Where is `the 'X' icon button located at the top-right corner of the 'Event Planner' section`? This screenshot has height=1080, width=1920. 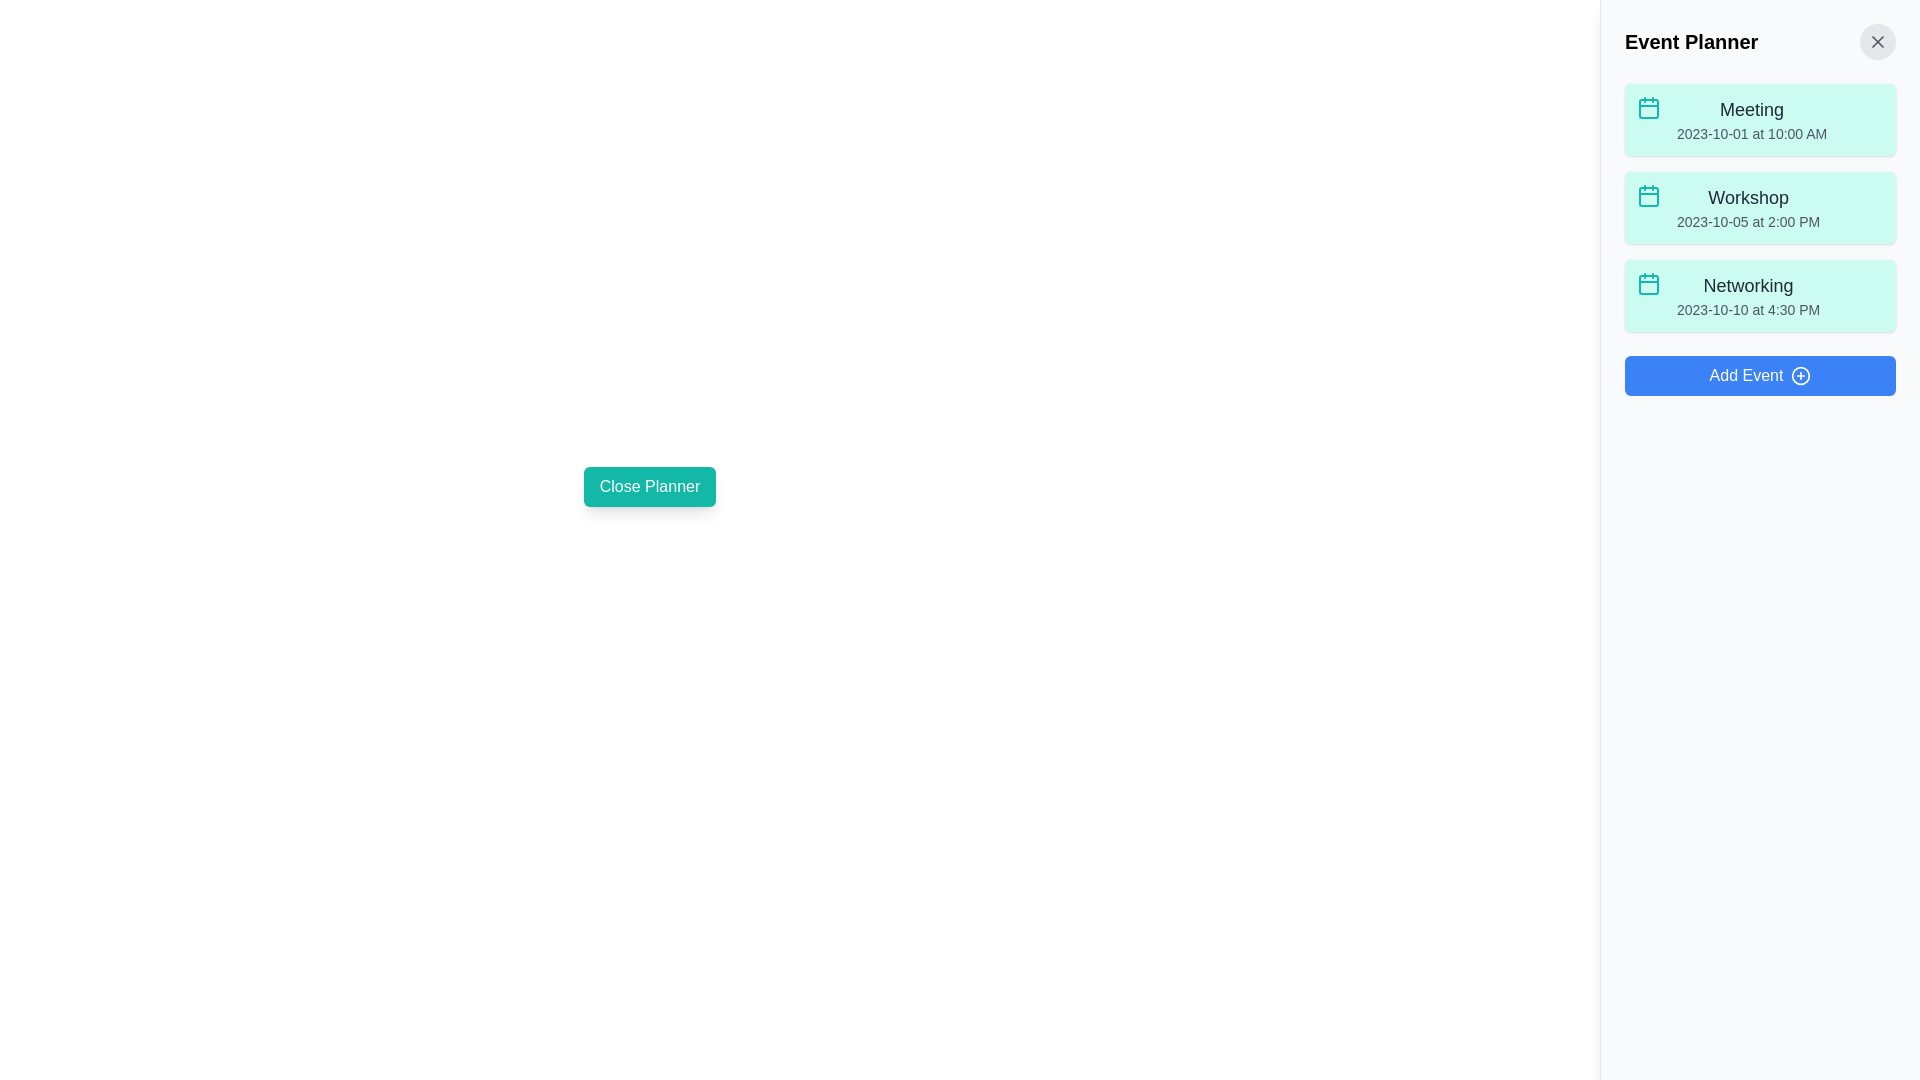 the 'X' icon button located at the top-right corner of the 'Event Planner' section is located at coordinates (1876, 42).